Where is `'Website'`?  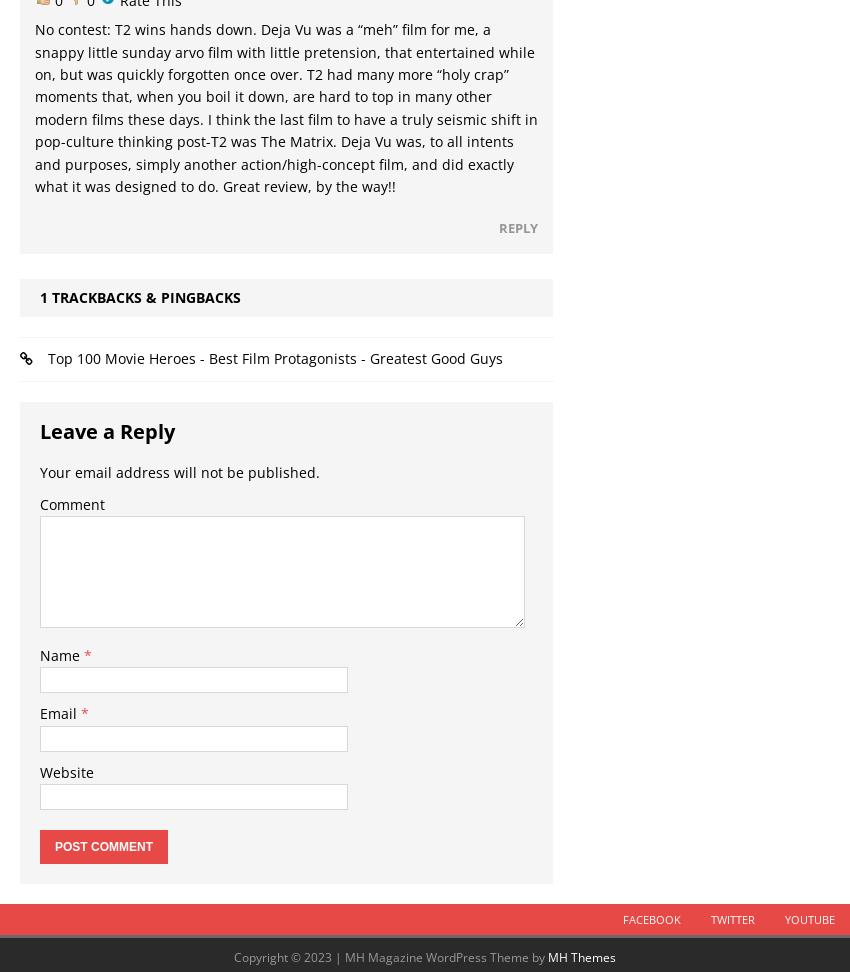
'Website' is located at coordinates (66, 771).